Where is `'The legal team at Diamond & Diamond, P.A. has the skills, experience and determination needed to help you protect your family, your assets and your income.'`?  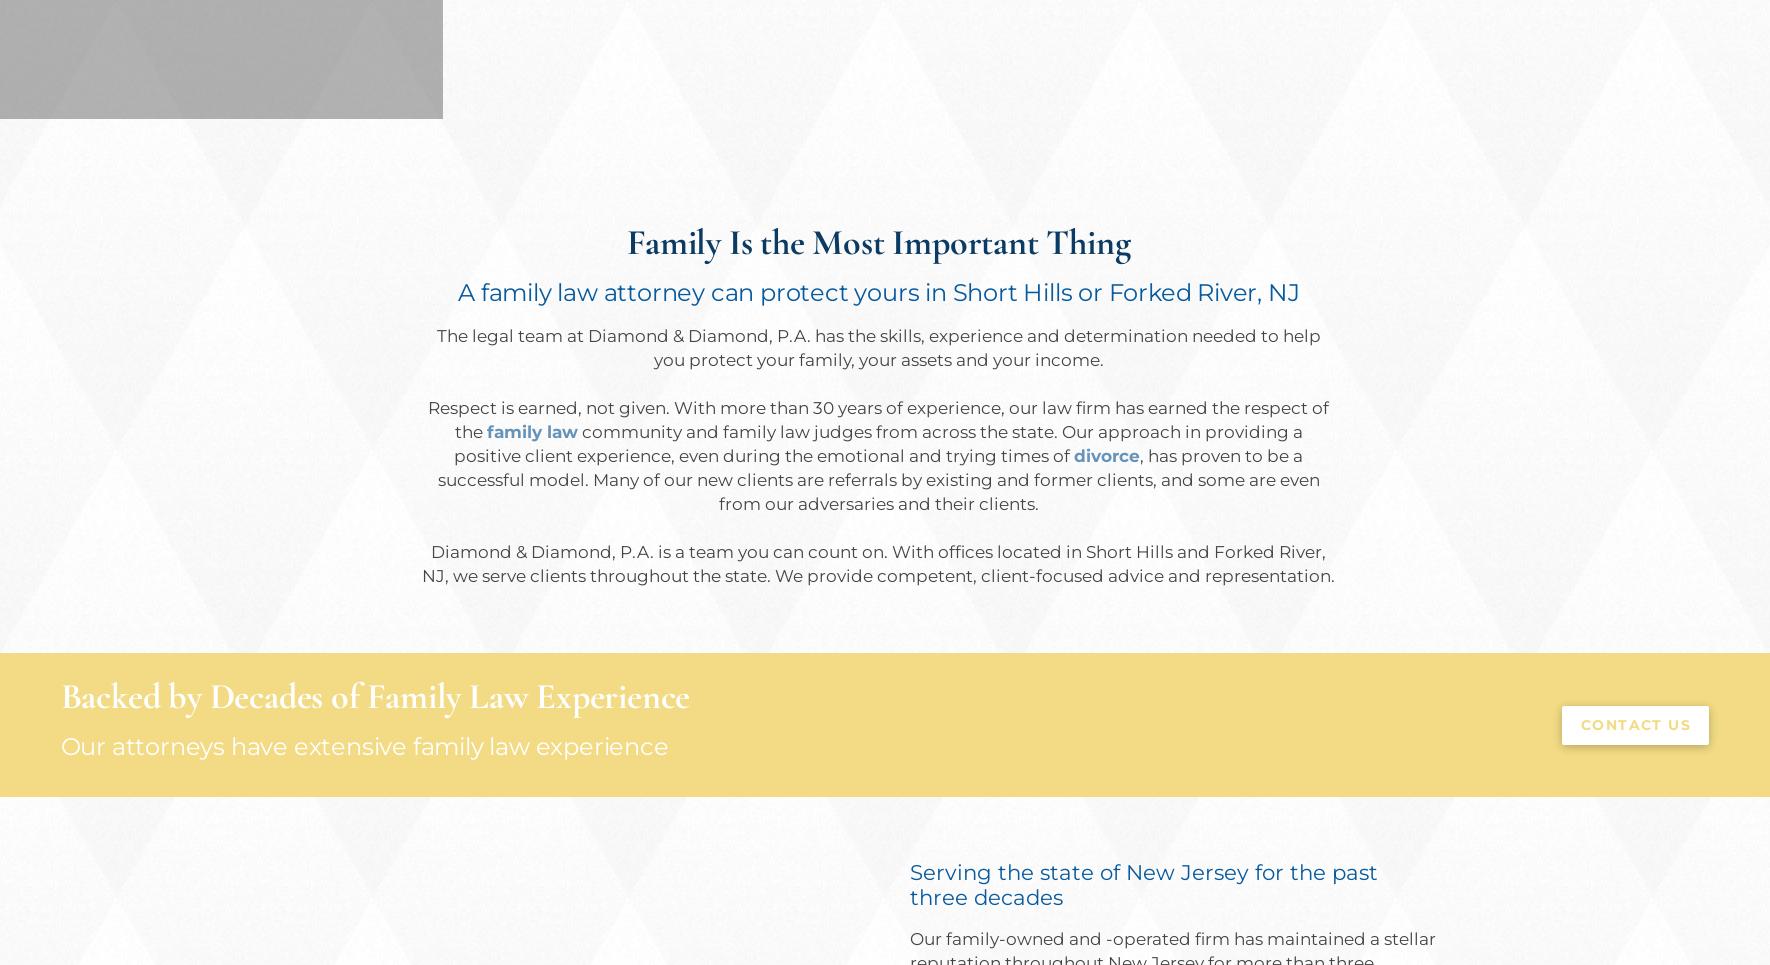
'The legal team at Diamond & Diamond, P.A. has the skills, experience and determination needed to help you protect your family, your assets and your income.' is located at coordinates (434, 347).